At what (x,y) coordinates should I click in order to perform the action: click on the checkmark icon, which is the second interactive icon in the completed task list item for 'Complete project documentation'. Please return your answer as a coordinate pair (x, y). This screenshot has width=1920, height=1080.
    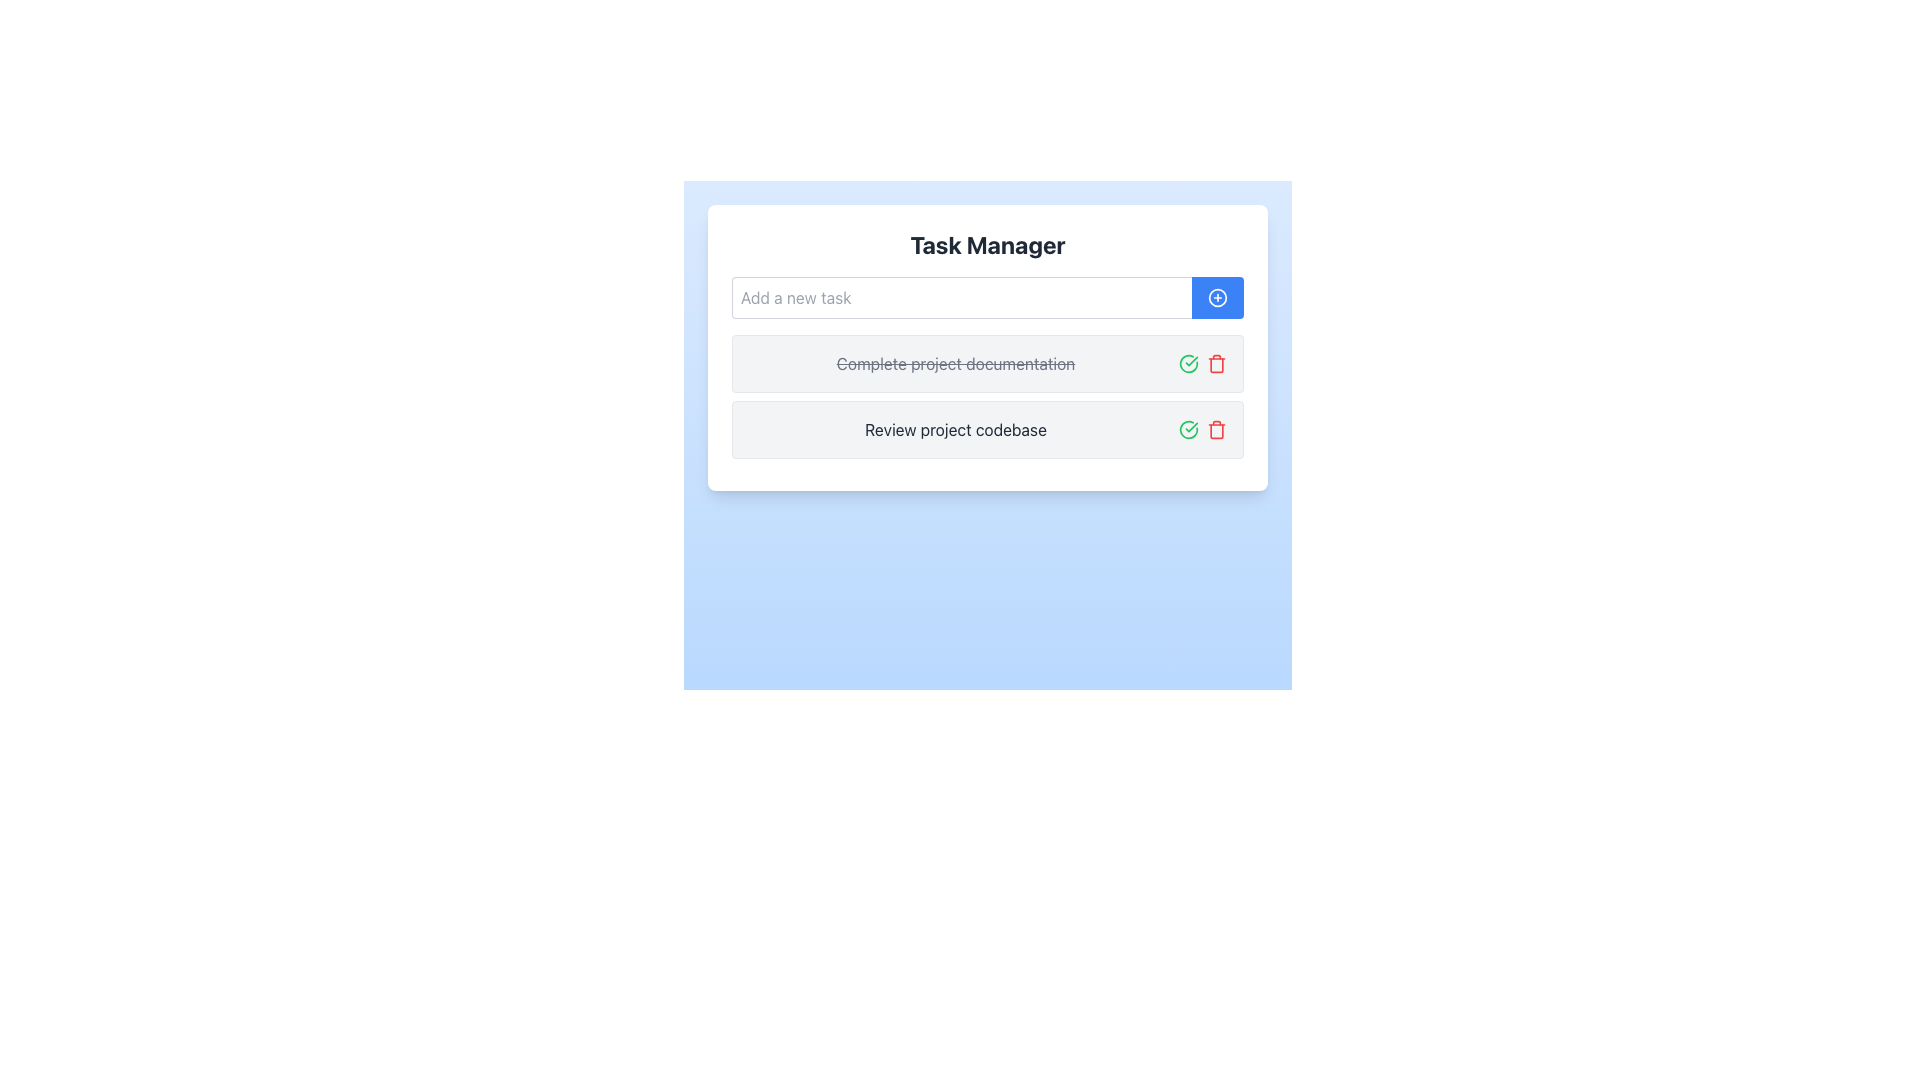
    Looking at the image, I should click on (1189, 363).